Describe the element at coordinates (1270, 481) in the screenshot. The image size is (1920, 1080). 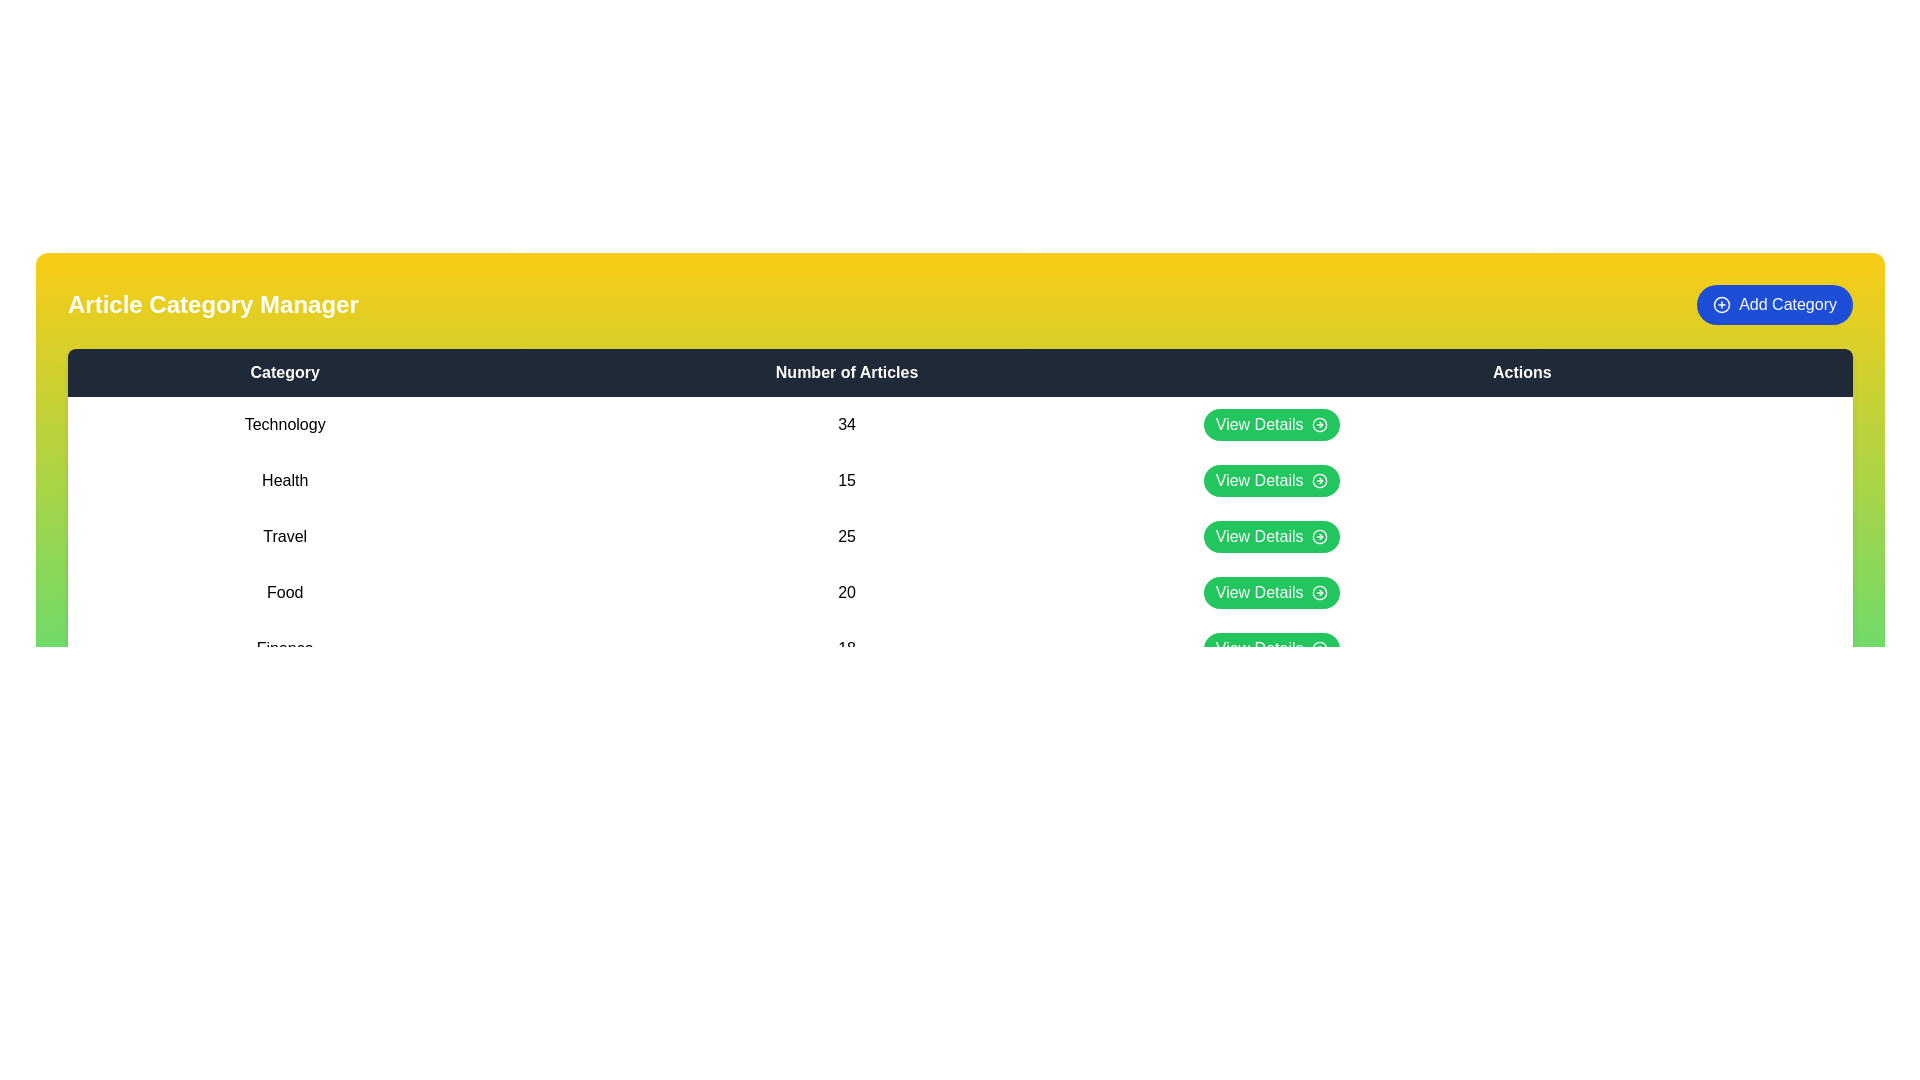
I see `the 'View Details' button for the category 'Health'` at that location.